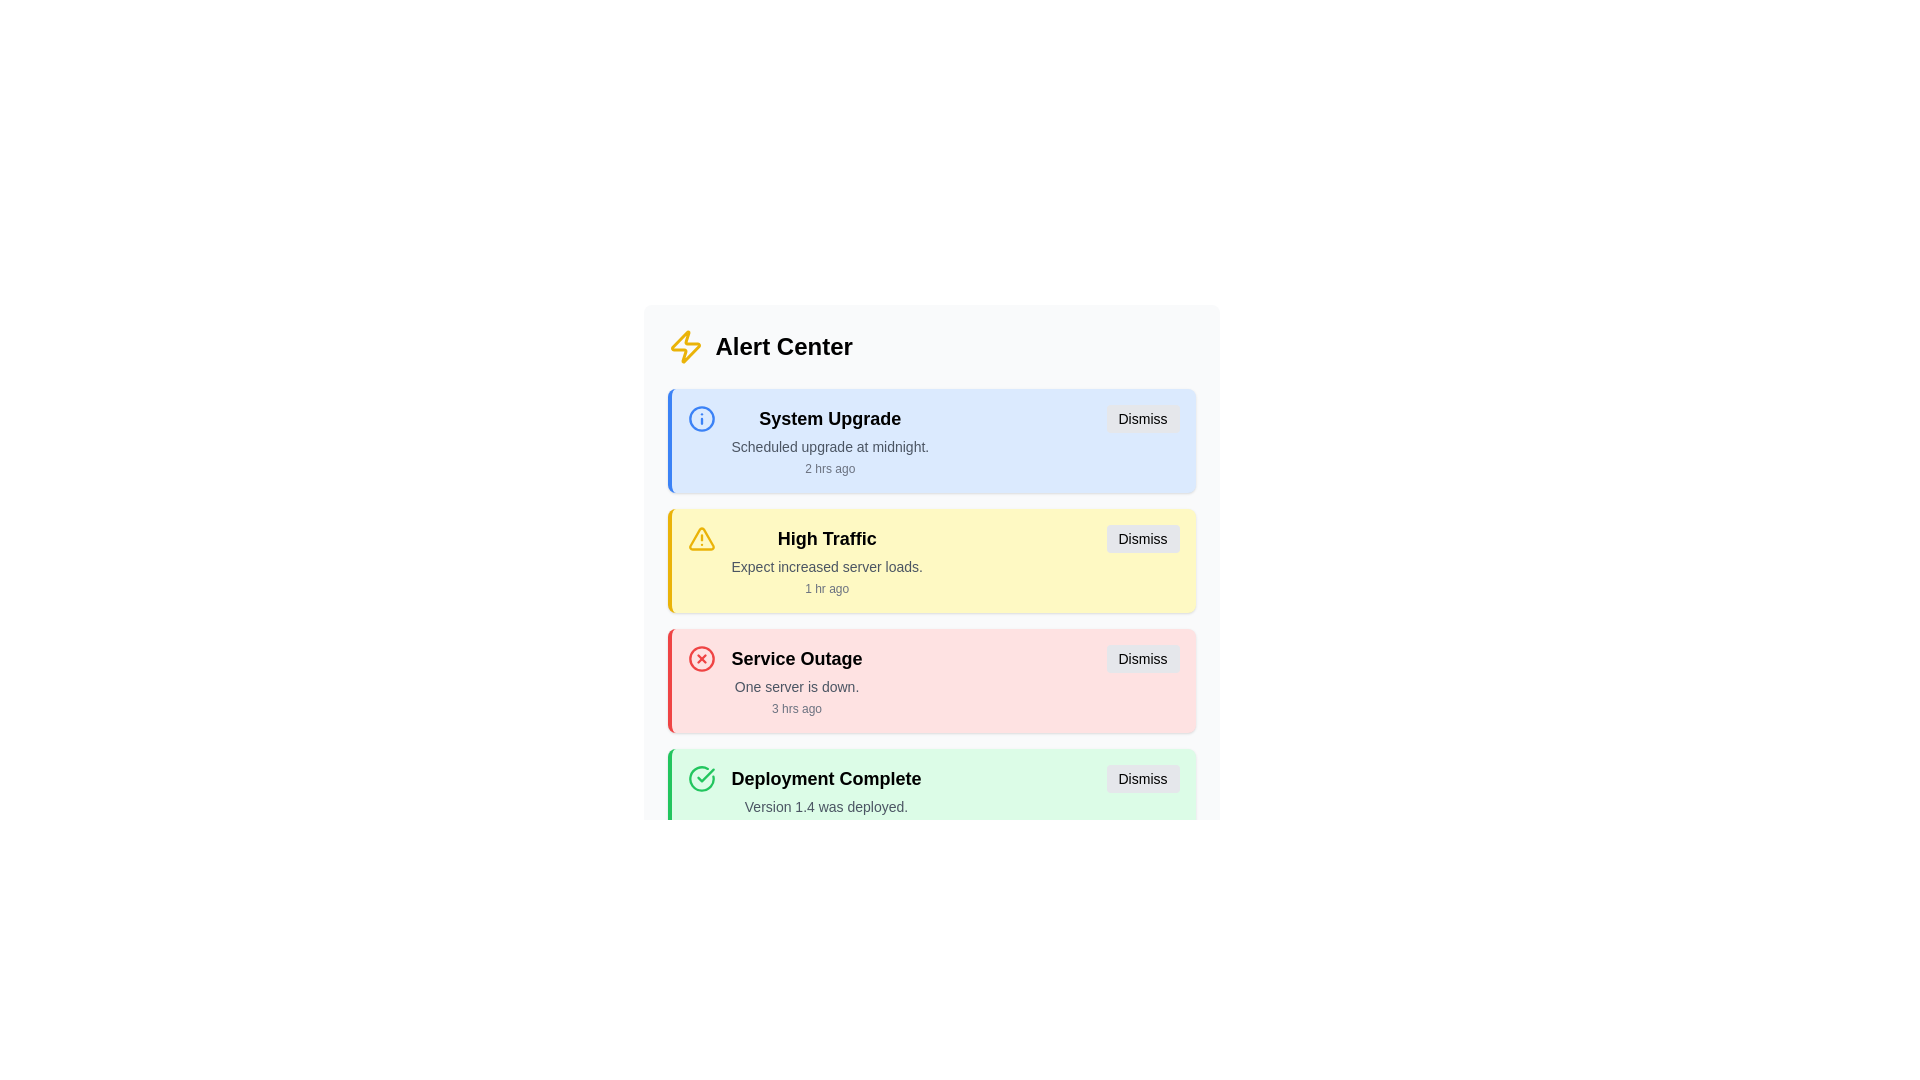 Image resolution: width=1920 pixels, height=1080 pixels. What do you see at coordinates (795, 685) in the screenshot?
I see `the static text element reading 'One server is down.' which is centrally aligned below the title 'Service Outage' in a light pink card` at bounding box center [795, 685].